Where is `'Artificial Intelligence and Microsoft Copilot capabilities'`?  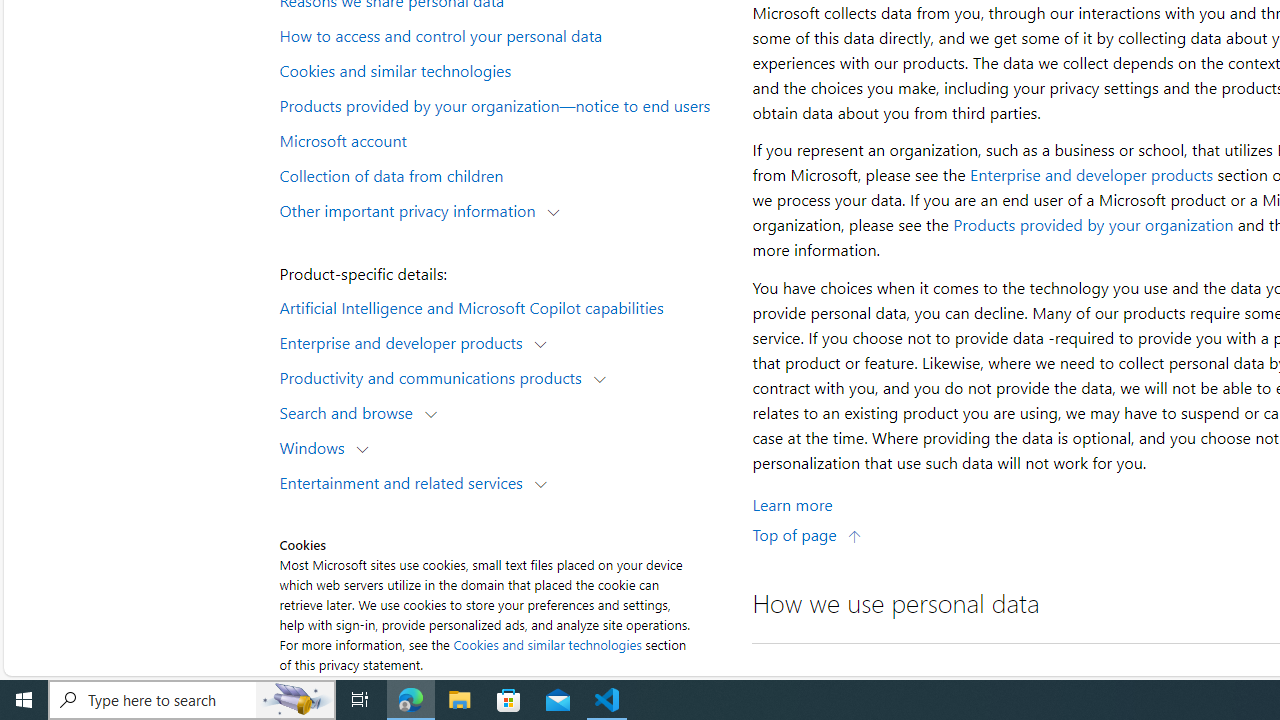 'Artificial Intelligence and Microsoft Copilot capabilities' is located at coordinates (504, 306).